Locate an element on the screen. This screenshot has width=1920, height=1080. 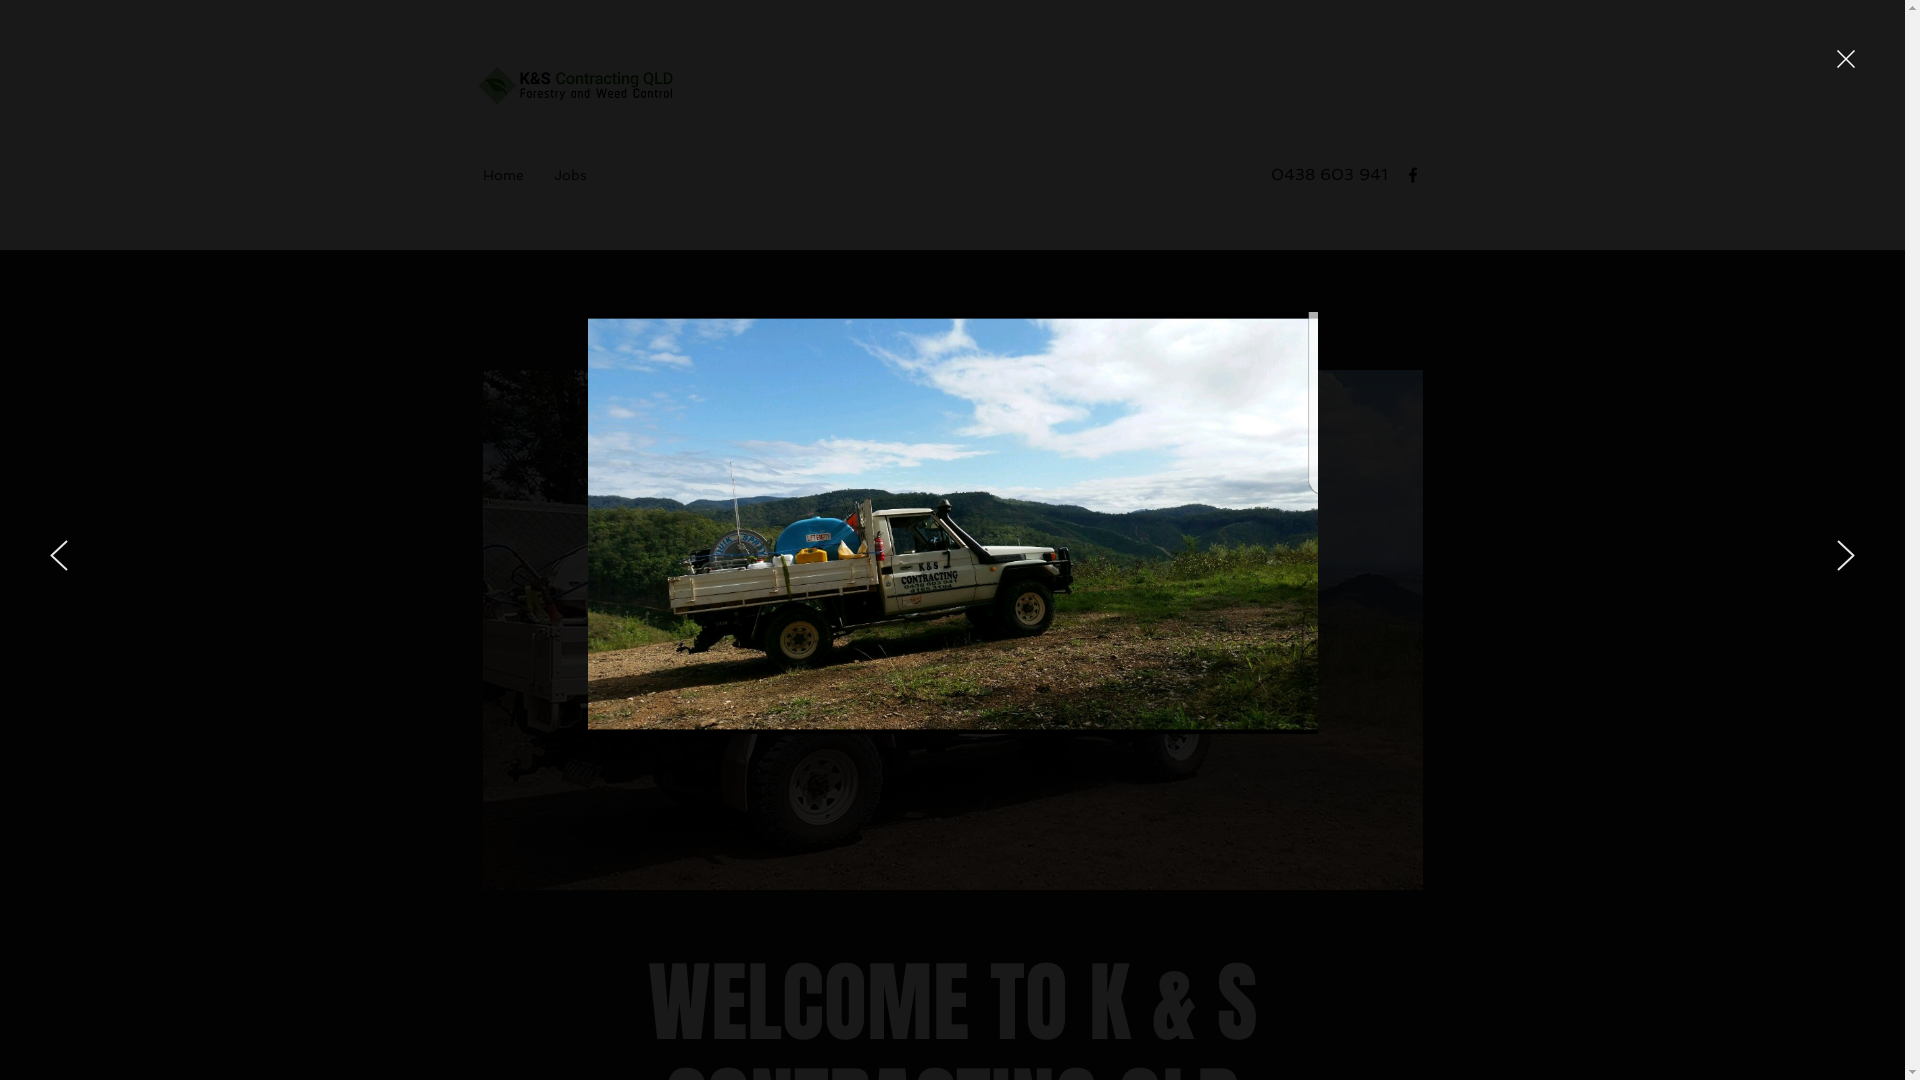
'Home' is located at coordinates (503, 173).